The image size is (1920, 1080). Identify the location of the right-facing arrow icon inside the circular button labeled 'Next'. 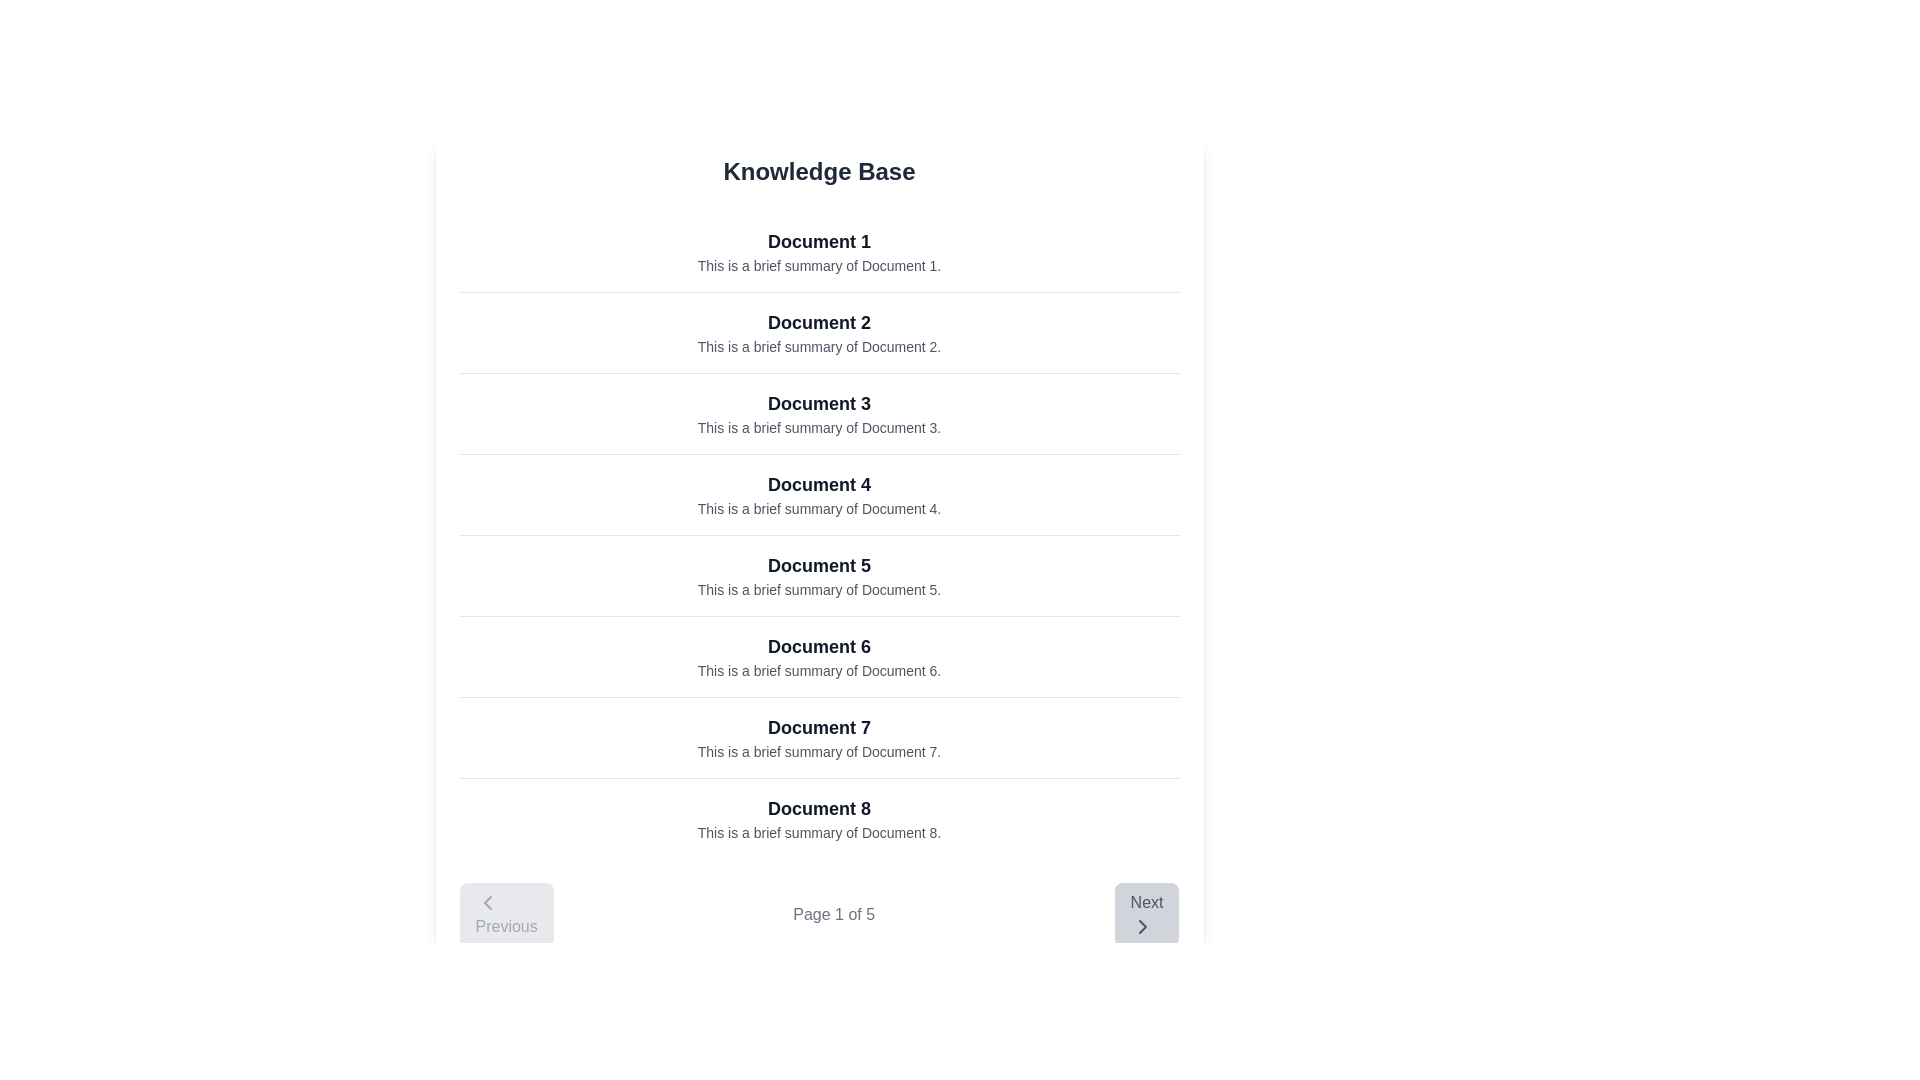
(1142, 926).